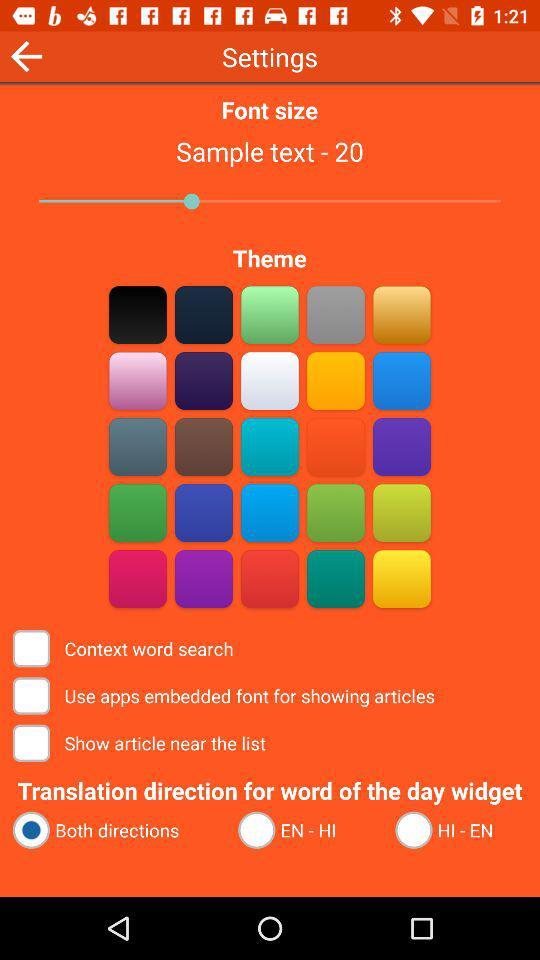 This screenshot has width=540, height=960. Describe the element at coordinates (270, 578) in the screenshot. I see `pick orange theme color` at that location.